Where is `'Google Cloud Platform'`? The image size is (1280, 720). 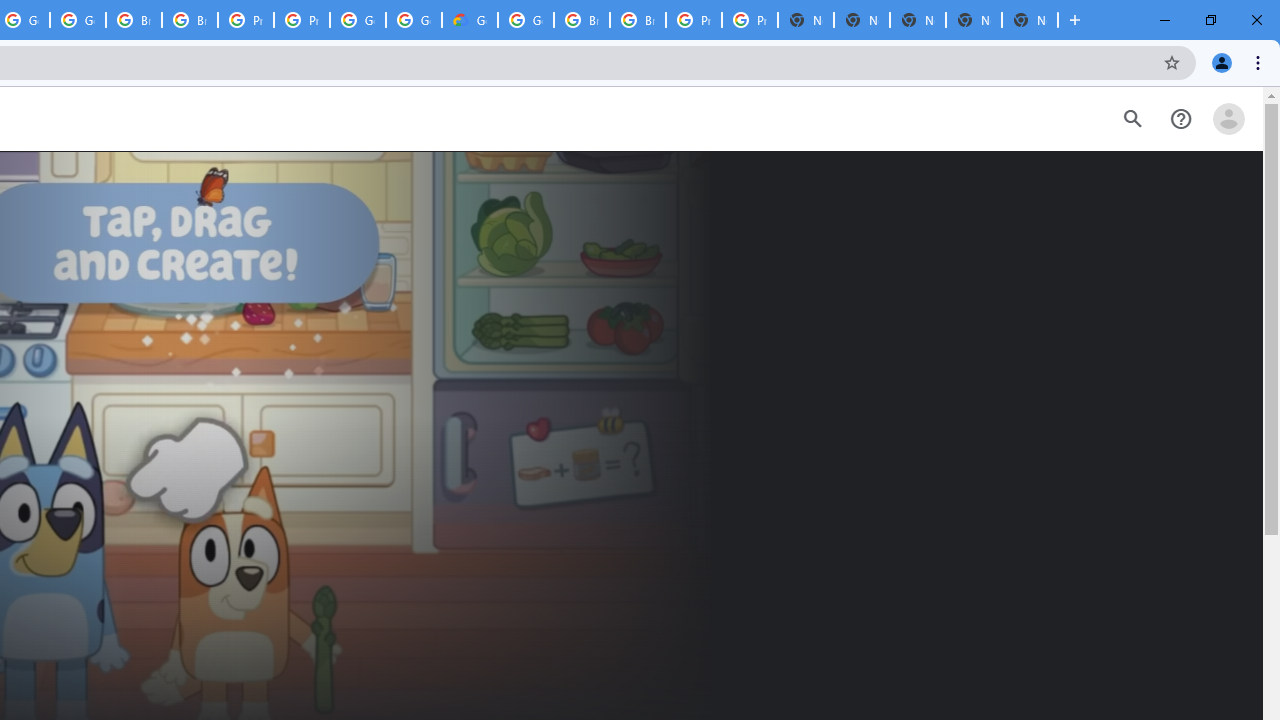 'Google Cloud Platform' is located at coordinates (526, 20).